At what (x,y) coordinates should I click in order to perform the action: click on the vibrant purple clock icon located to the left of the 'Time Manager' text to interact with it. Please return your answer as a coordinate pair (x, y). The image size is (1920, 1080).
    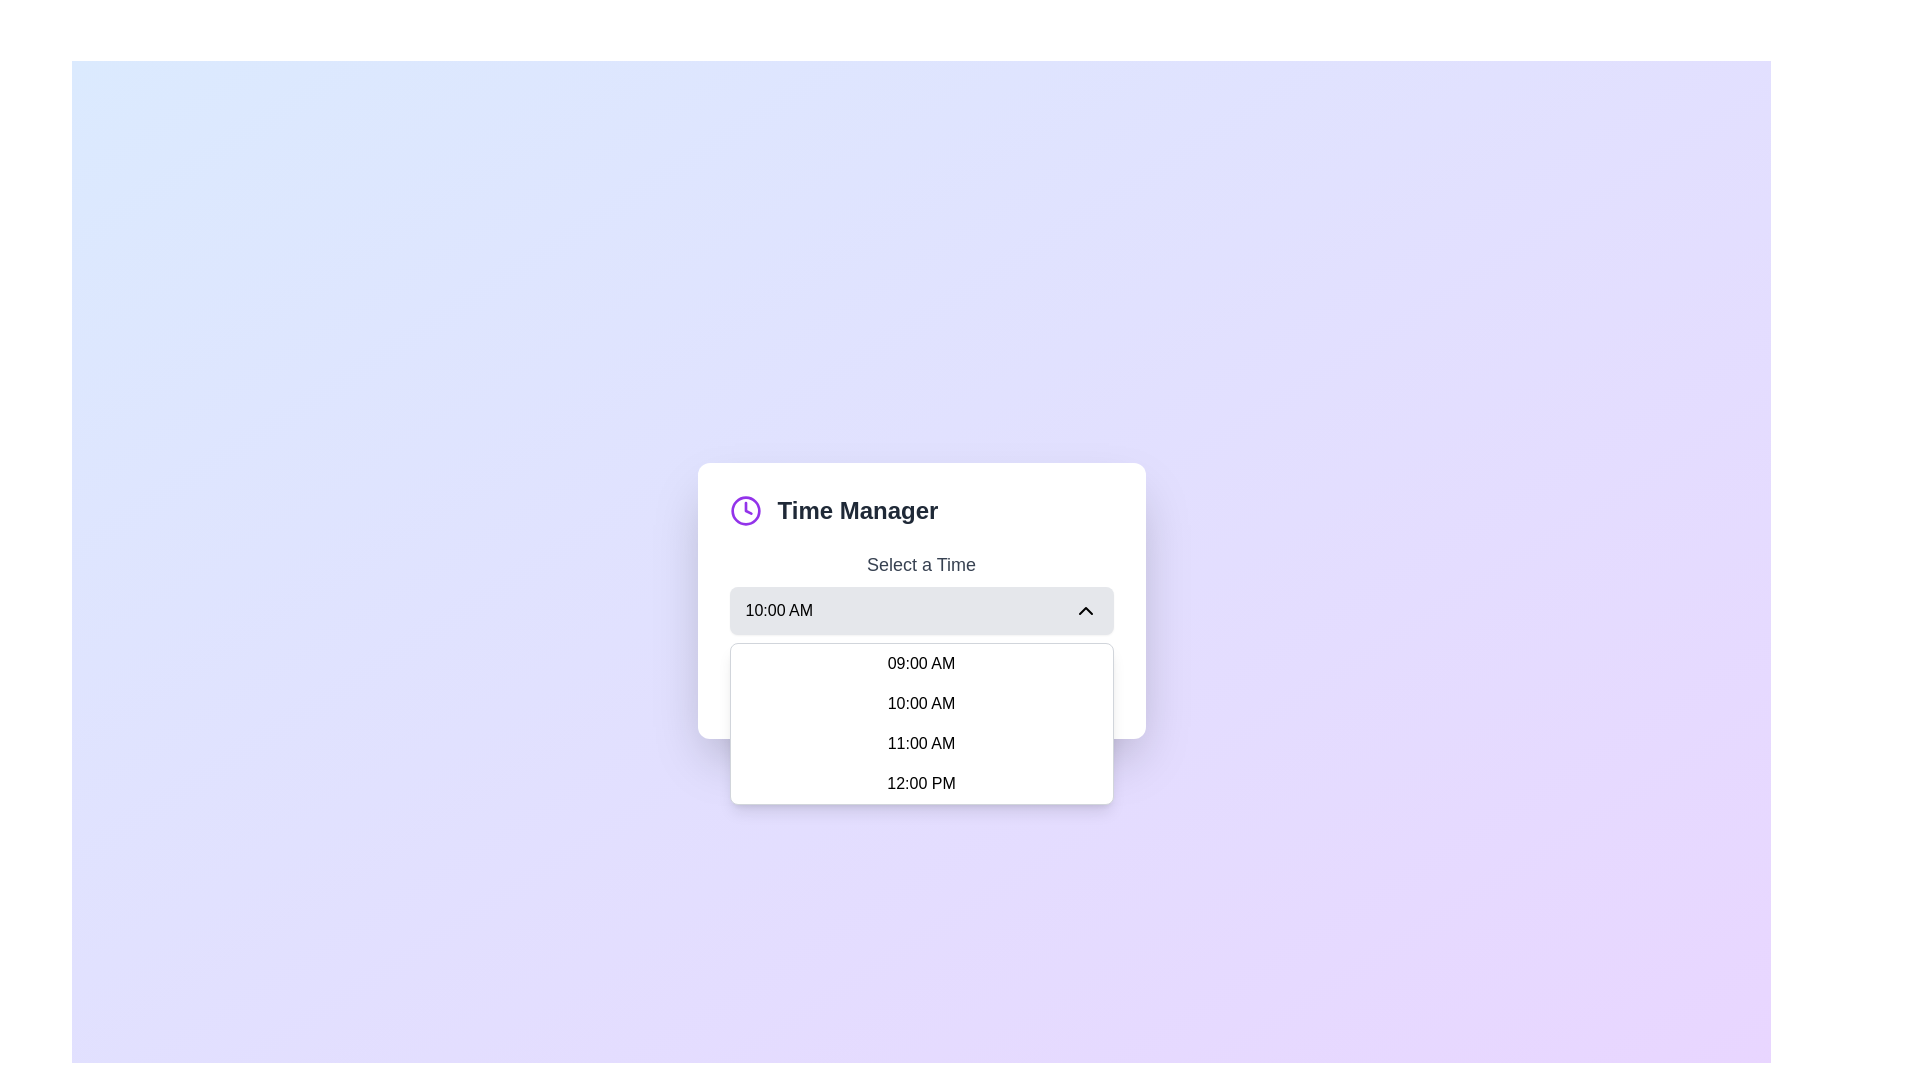
    Looking at the image, I should click on (744, 509).